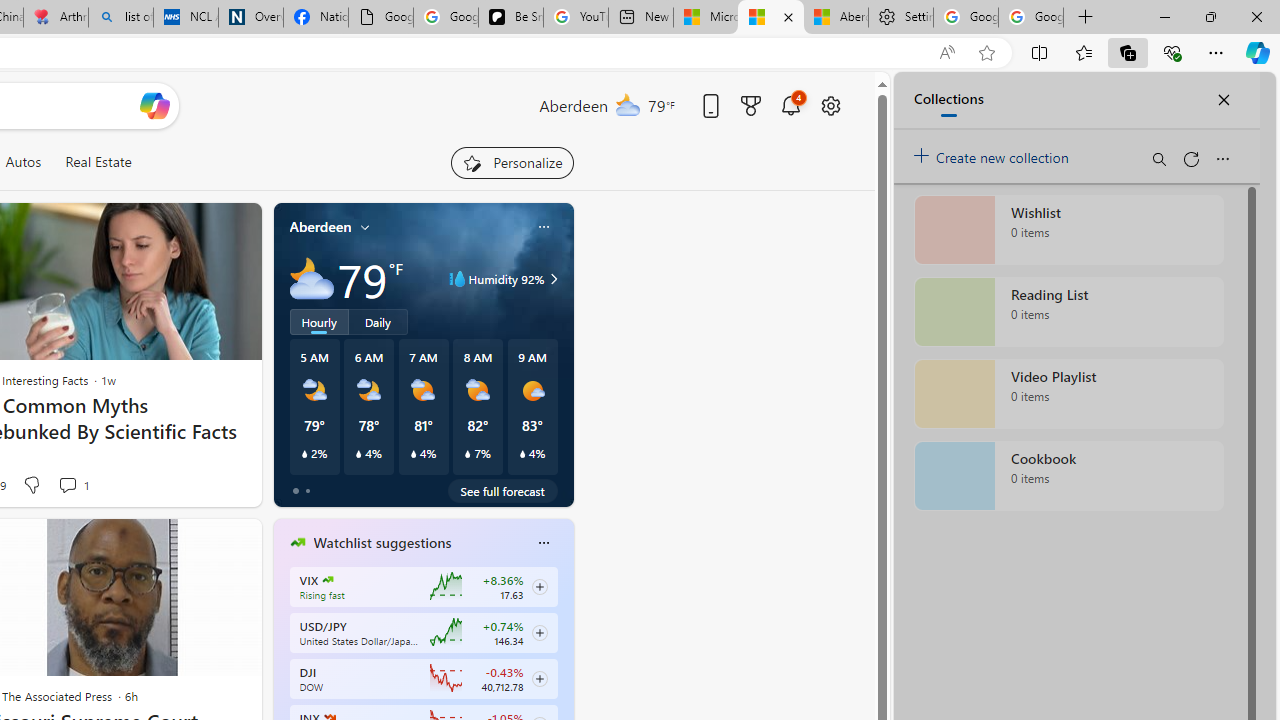  I want to click on 'My location', so click(365, 226).